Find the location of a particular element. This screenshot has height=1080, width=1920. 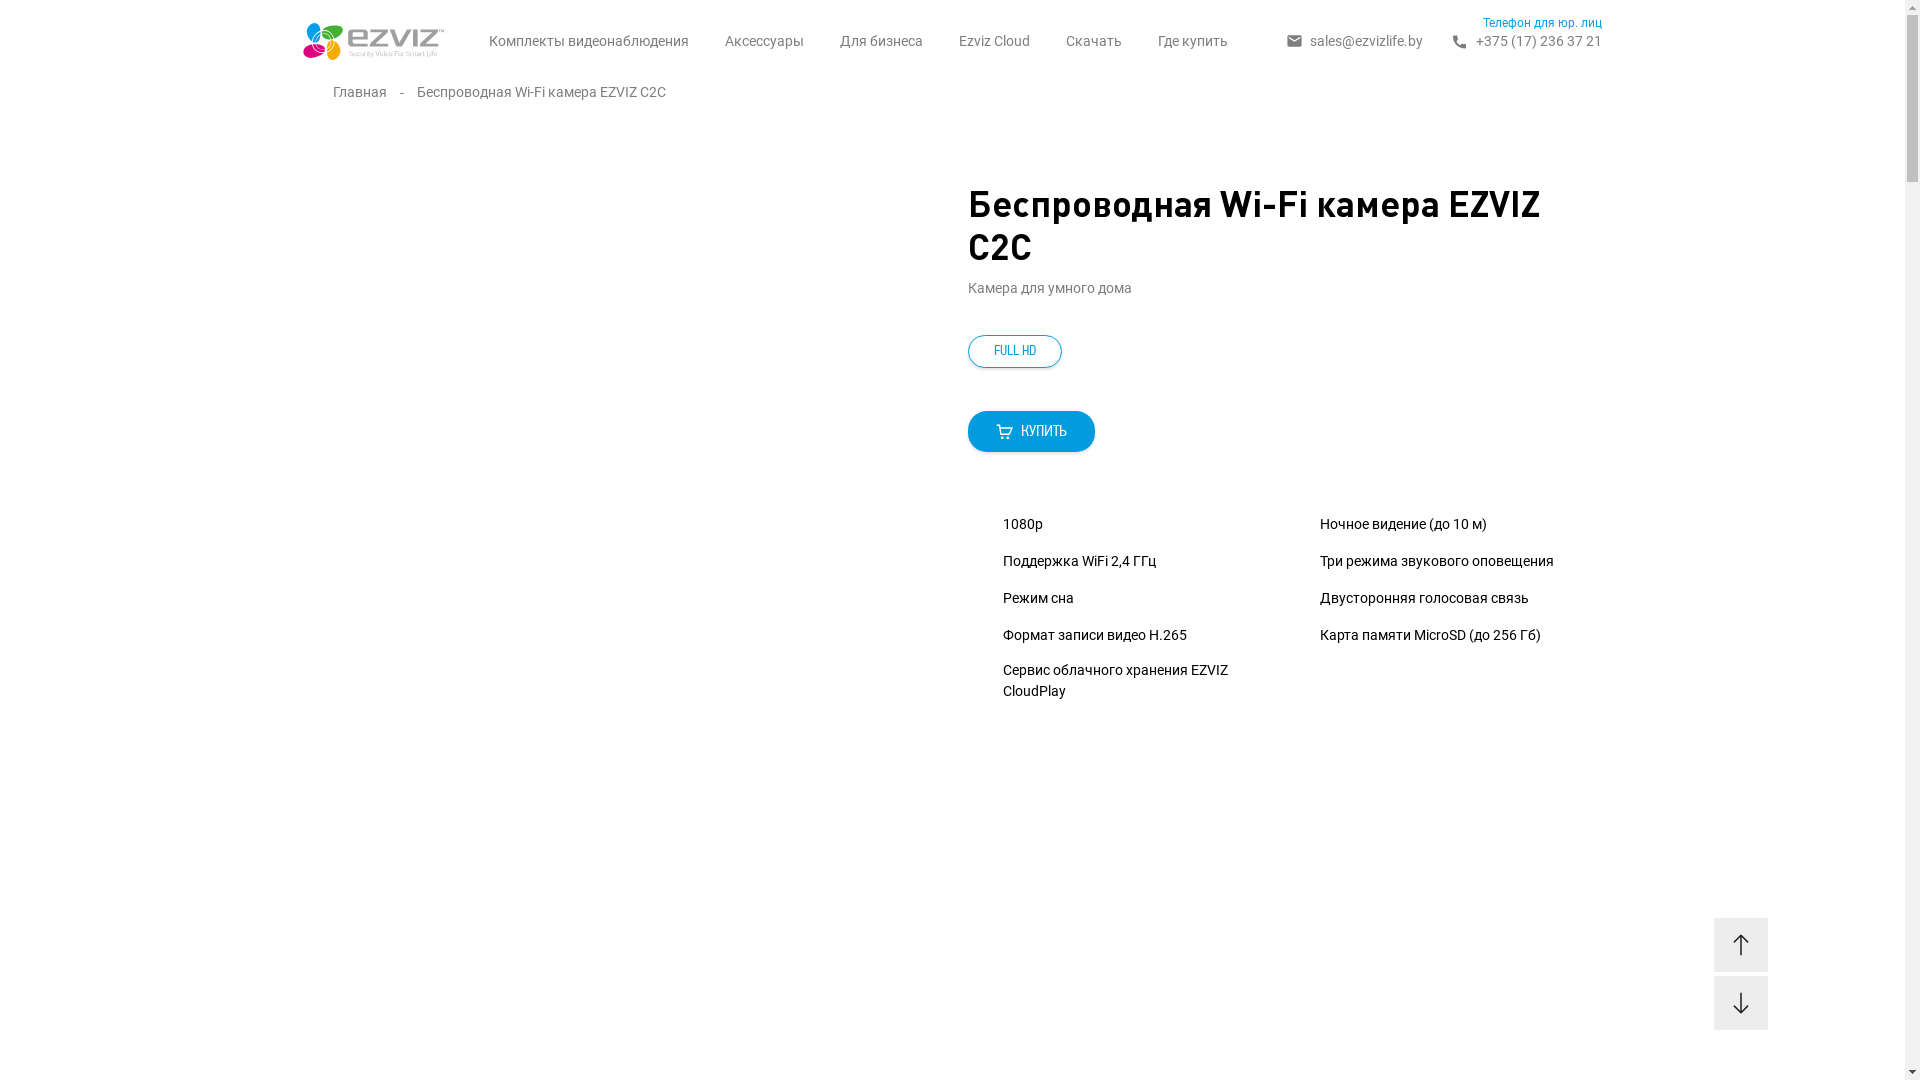

'Ezviz Cloud' is located at coordinates (994, 41).